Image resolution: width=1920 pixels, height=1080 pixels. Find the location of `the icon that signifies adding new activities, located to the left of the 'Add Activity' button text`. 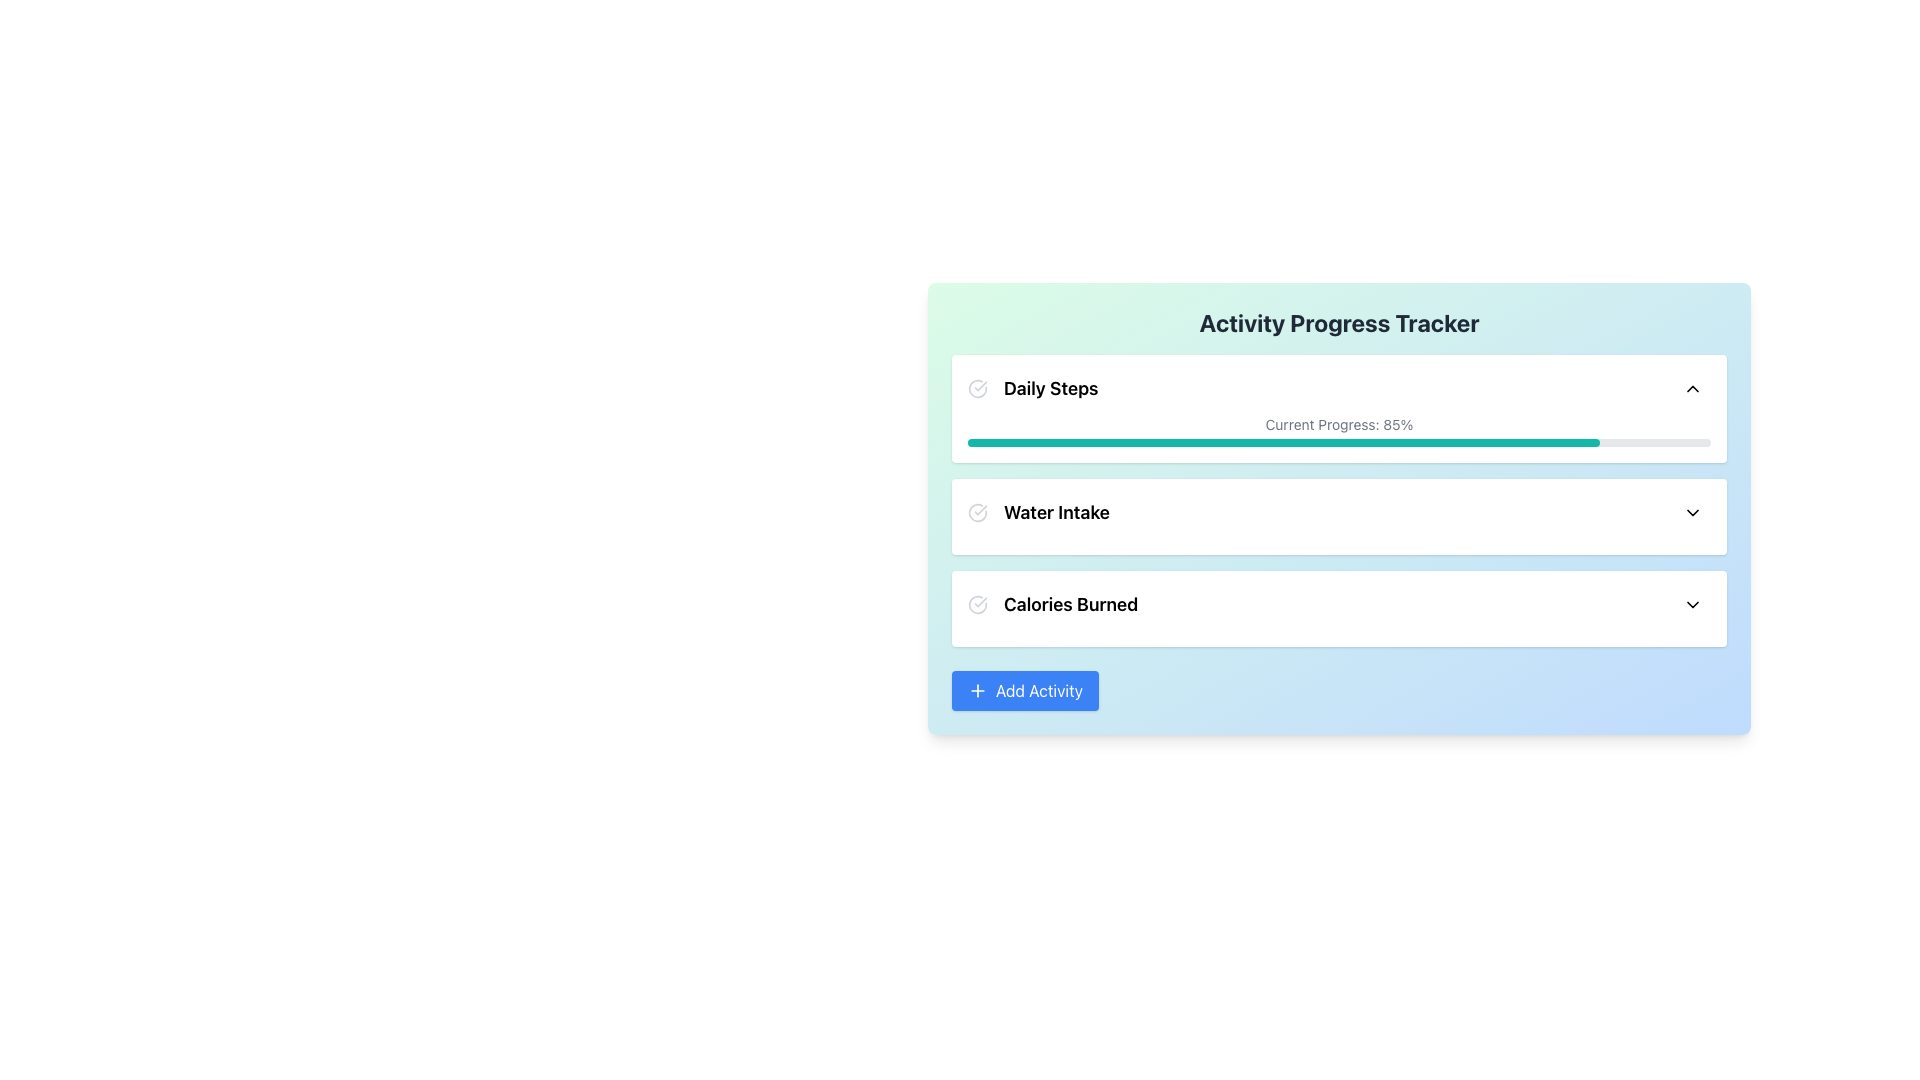

the icon that signifies adding new activities, located to the left of the 'Add Activity' button text is located at coordinates (978, 689).